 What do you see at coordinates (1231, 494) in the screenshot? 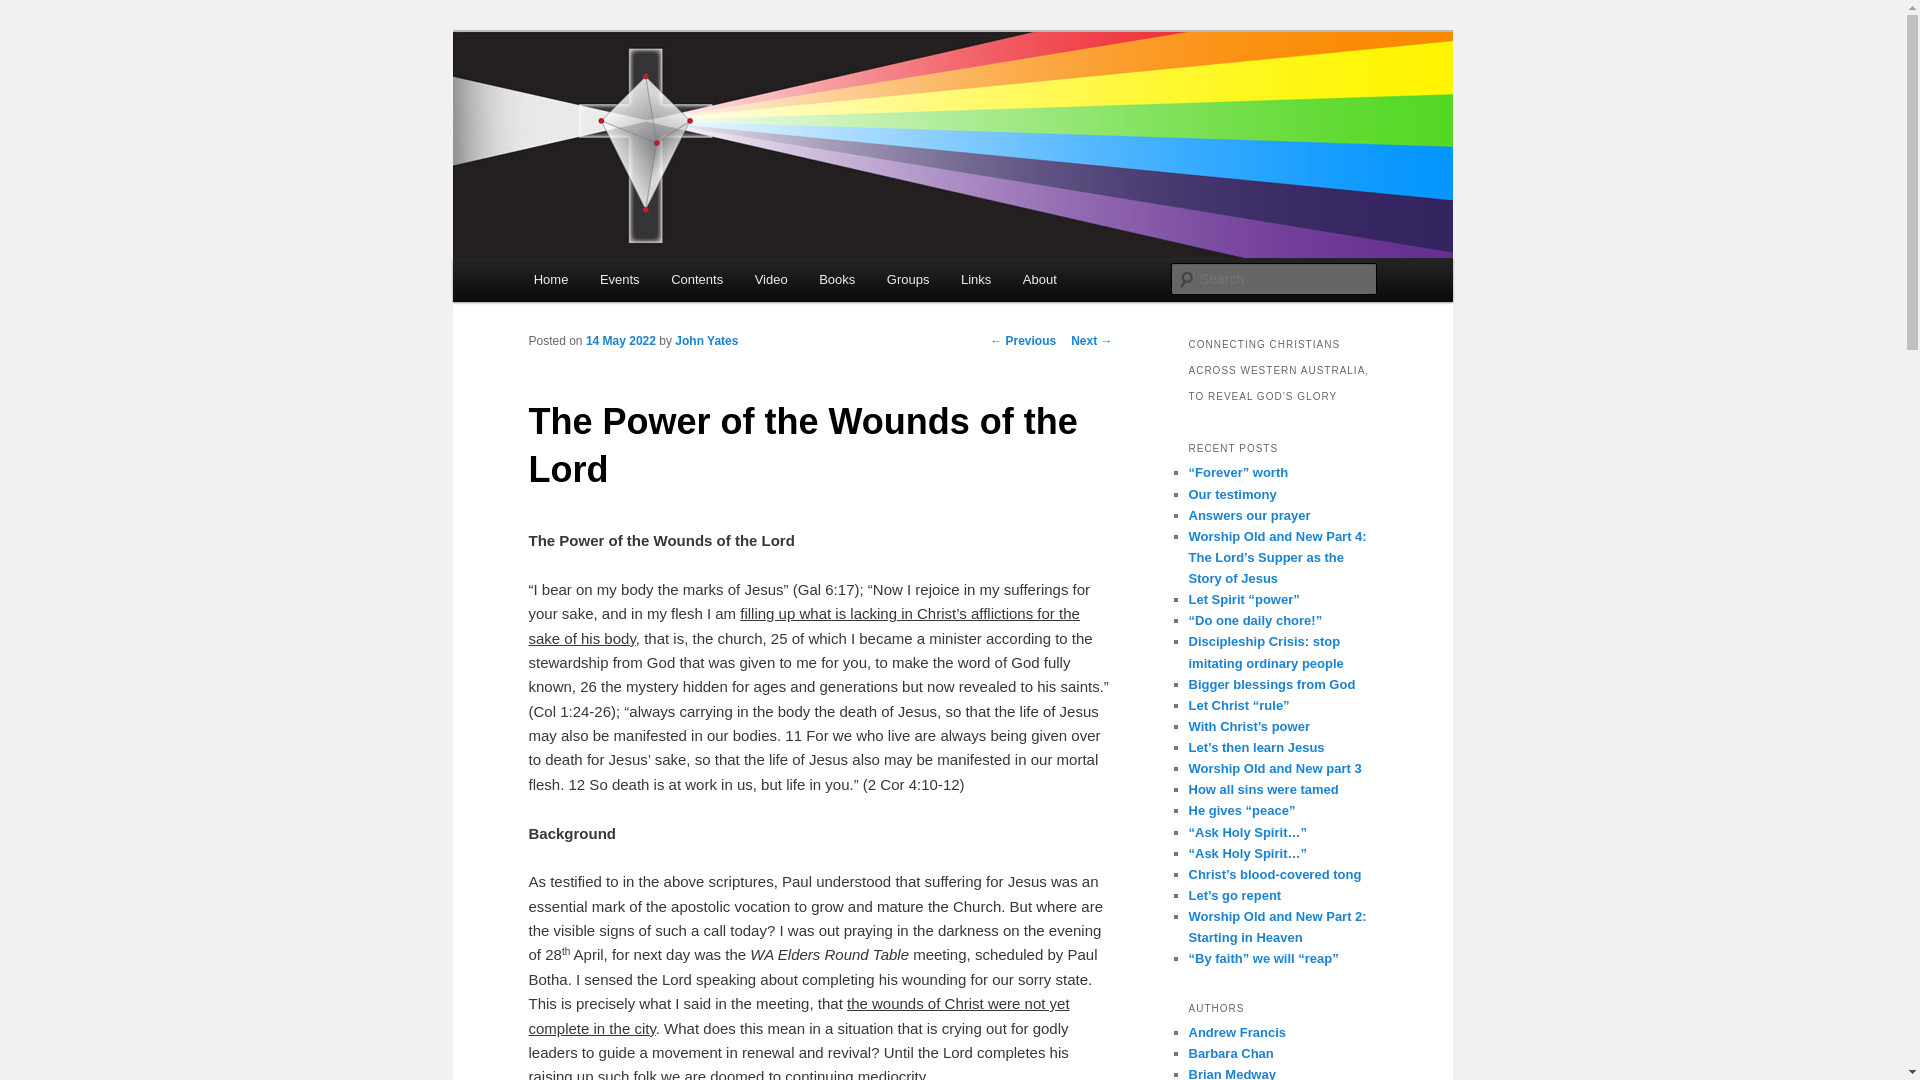
I see `'Our testimony'` at bounding box center [1231, 494].